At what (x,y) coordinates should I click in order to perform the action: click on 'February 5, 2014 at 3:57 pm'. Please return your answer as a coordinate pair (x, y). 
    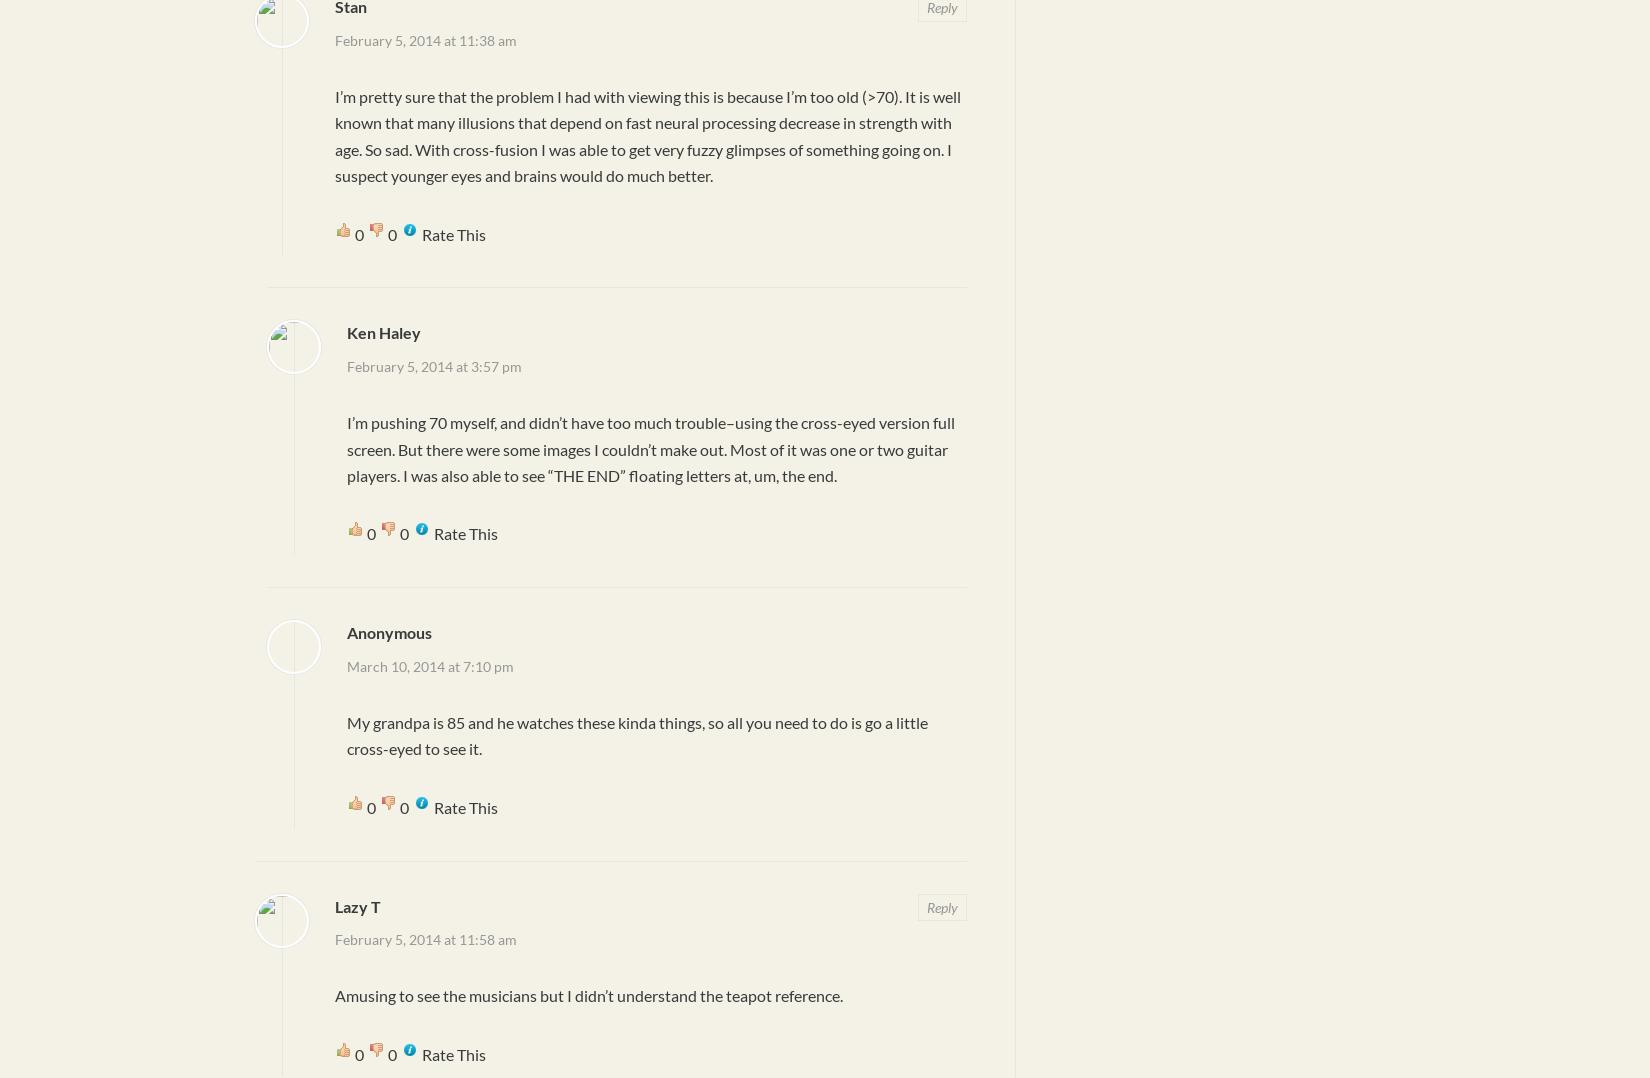
    Looking at the image, I should click on (433, 365).